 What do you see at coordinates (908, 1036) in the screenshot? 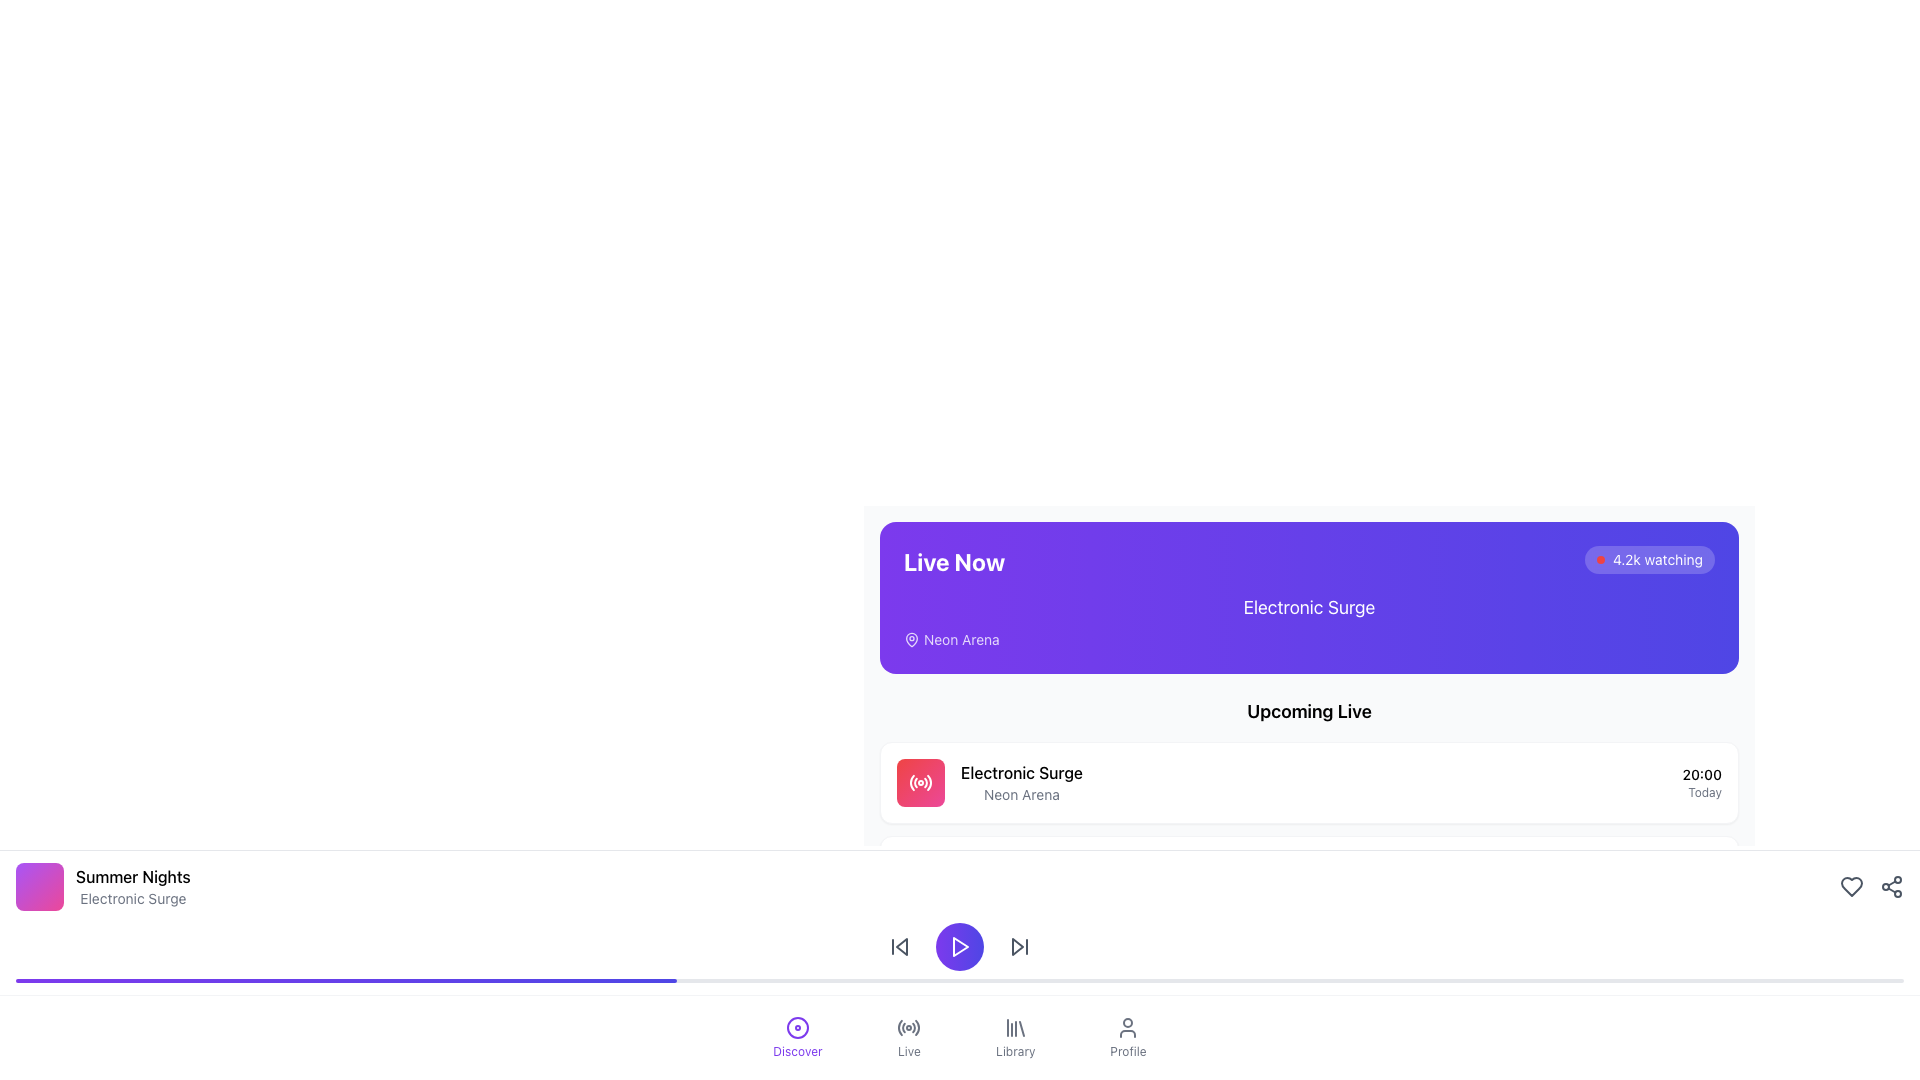
I see `the 'Live' button in the navigation bar, which features a gray icon resembling broadcast waves and the label 'Live' in small, gray font` at bounding box center [908, 1036].